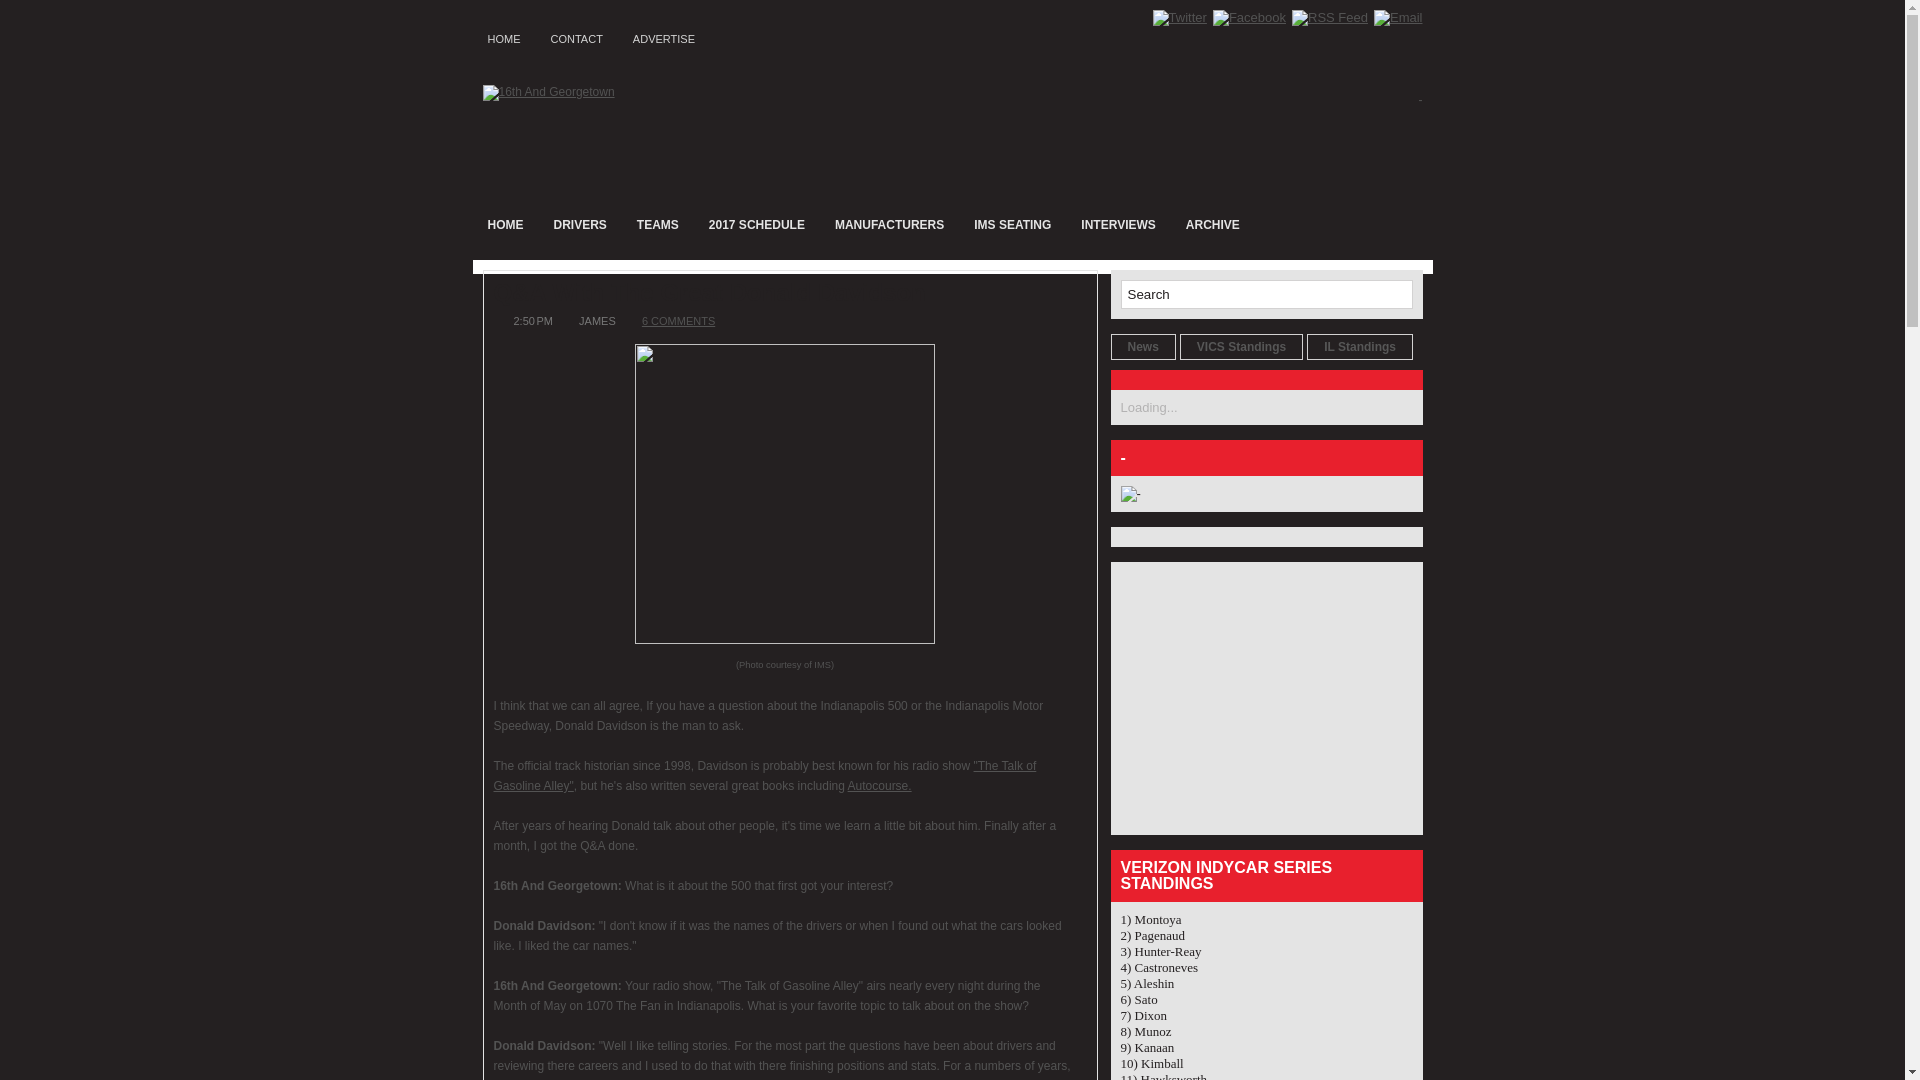 The height and width of the screenshot is (1080, 1920). What do you see at coordinates (663, 35) in the screenshot?
I see `'ADVERTISE'` at bounding box center [663, 35].